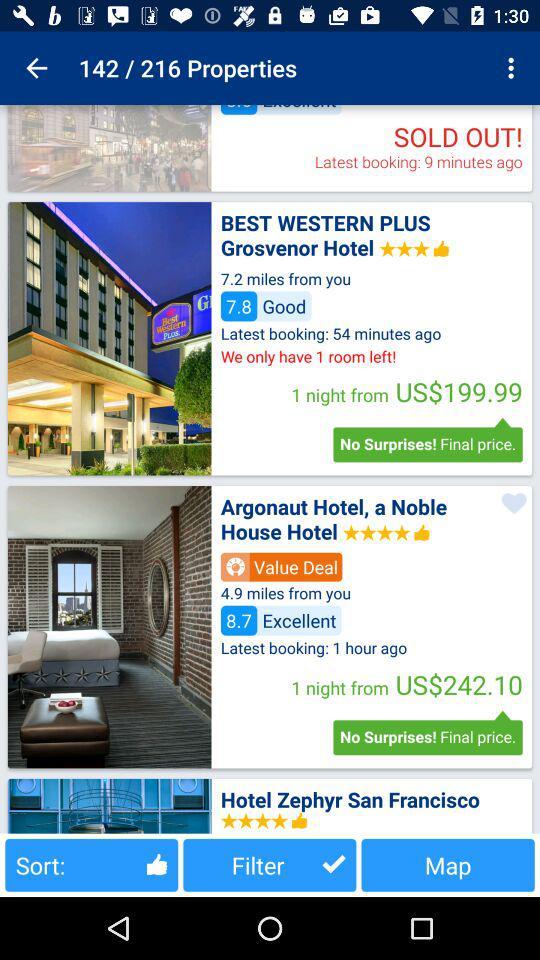 The image size is (540, 960). Describe the element at coordinates (109, 806) in the screenshot. I see `pic` at that location.